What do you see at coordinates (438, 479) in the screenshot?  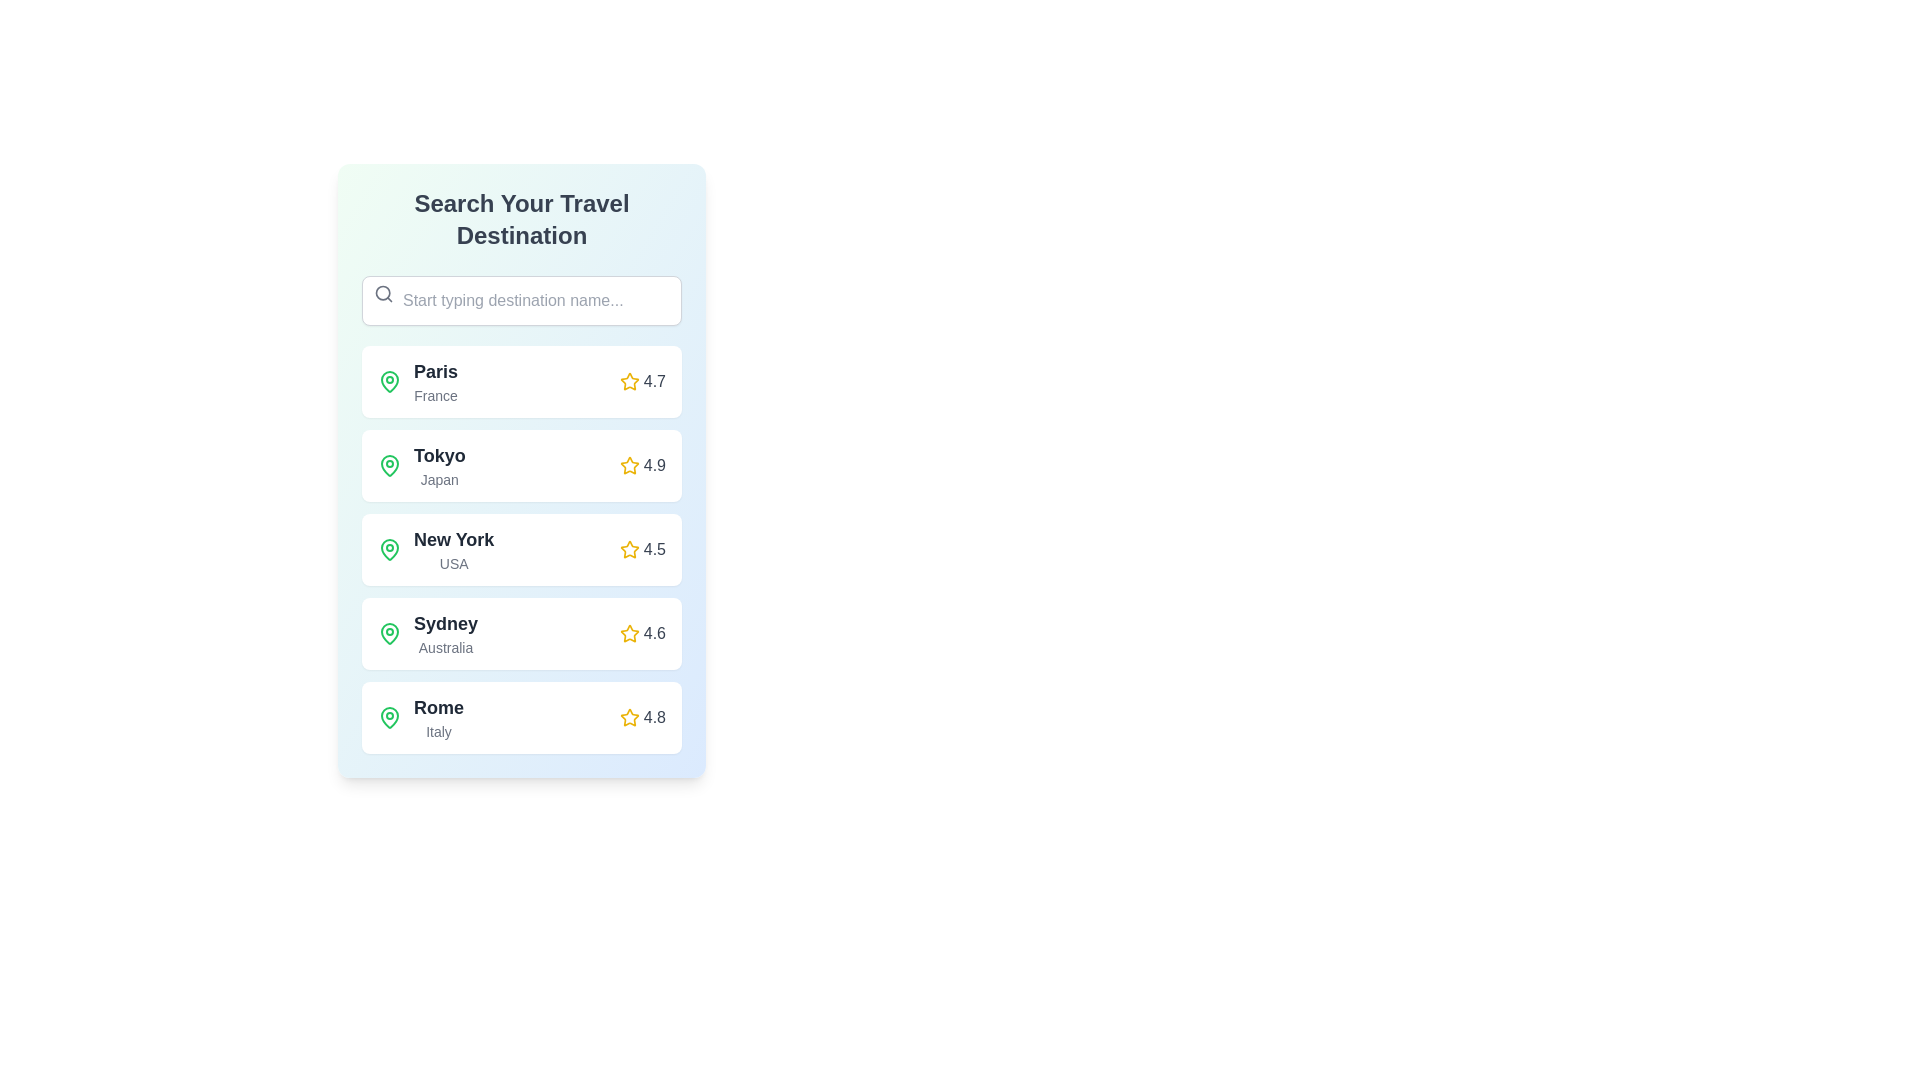 I see `the text label specifying the country 'Japan' associated with the city 'Tokyo', which is located directly below the label 'Tokyo' and to the left of the rating value '4.9' in the card labeled 'Tokyo Japan'` at bounding box center [438, 479].